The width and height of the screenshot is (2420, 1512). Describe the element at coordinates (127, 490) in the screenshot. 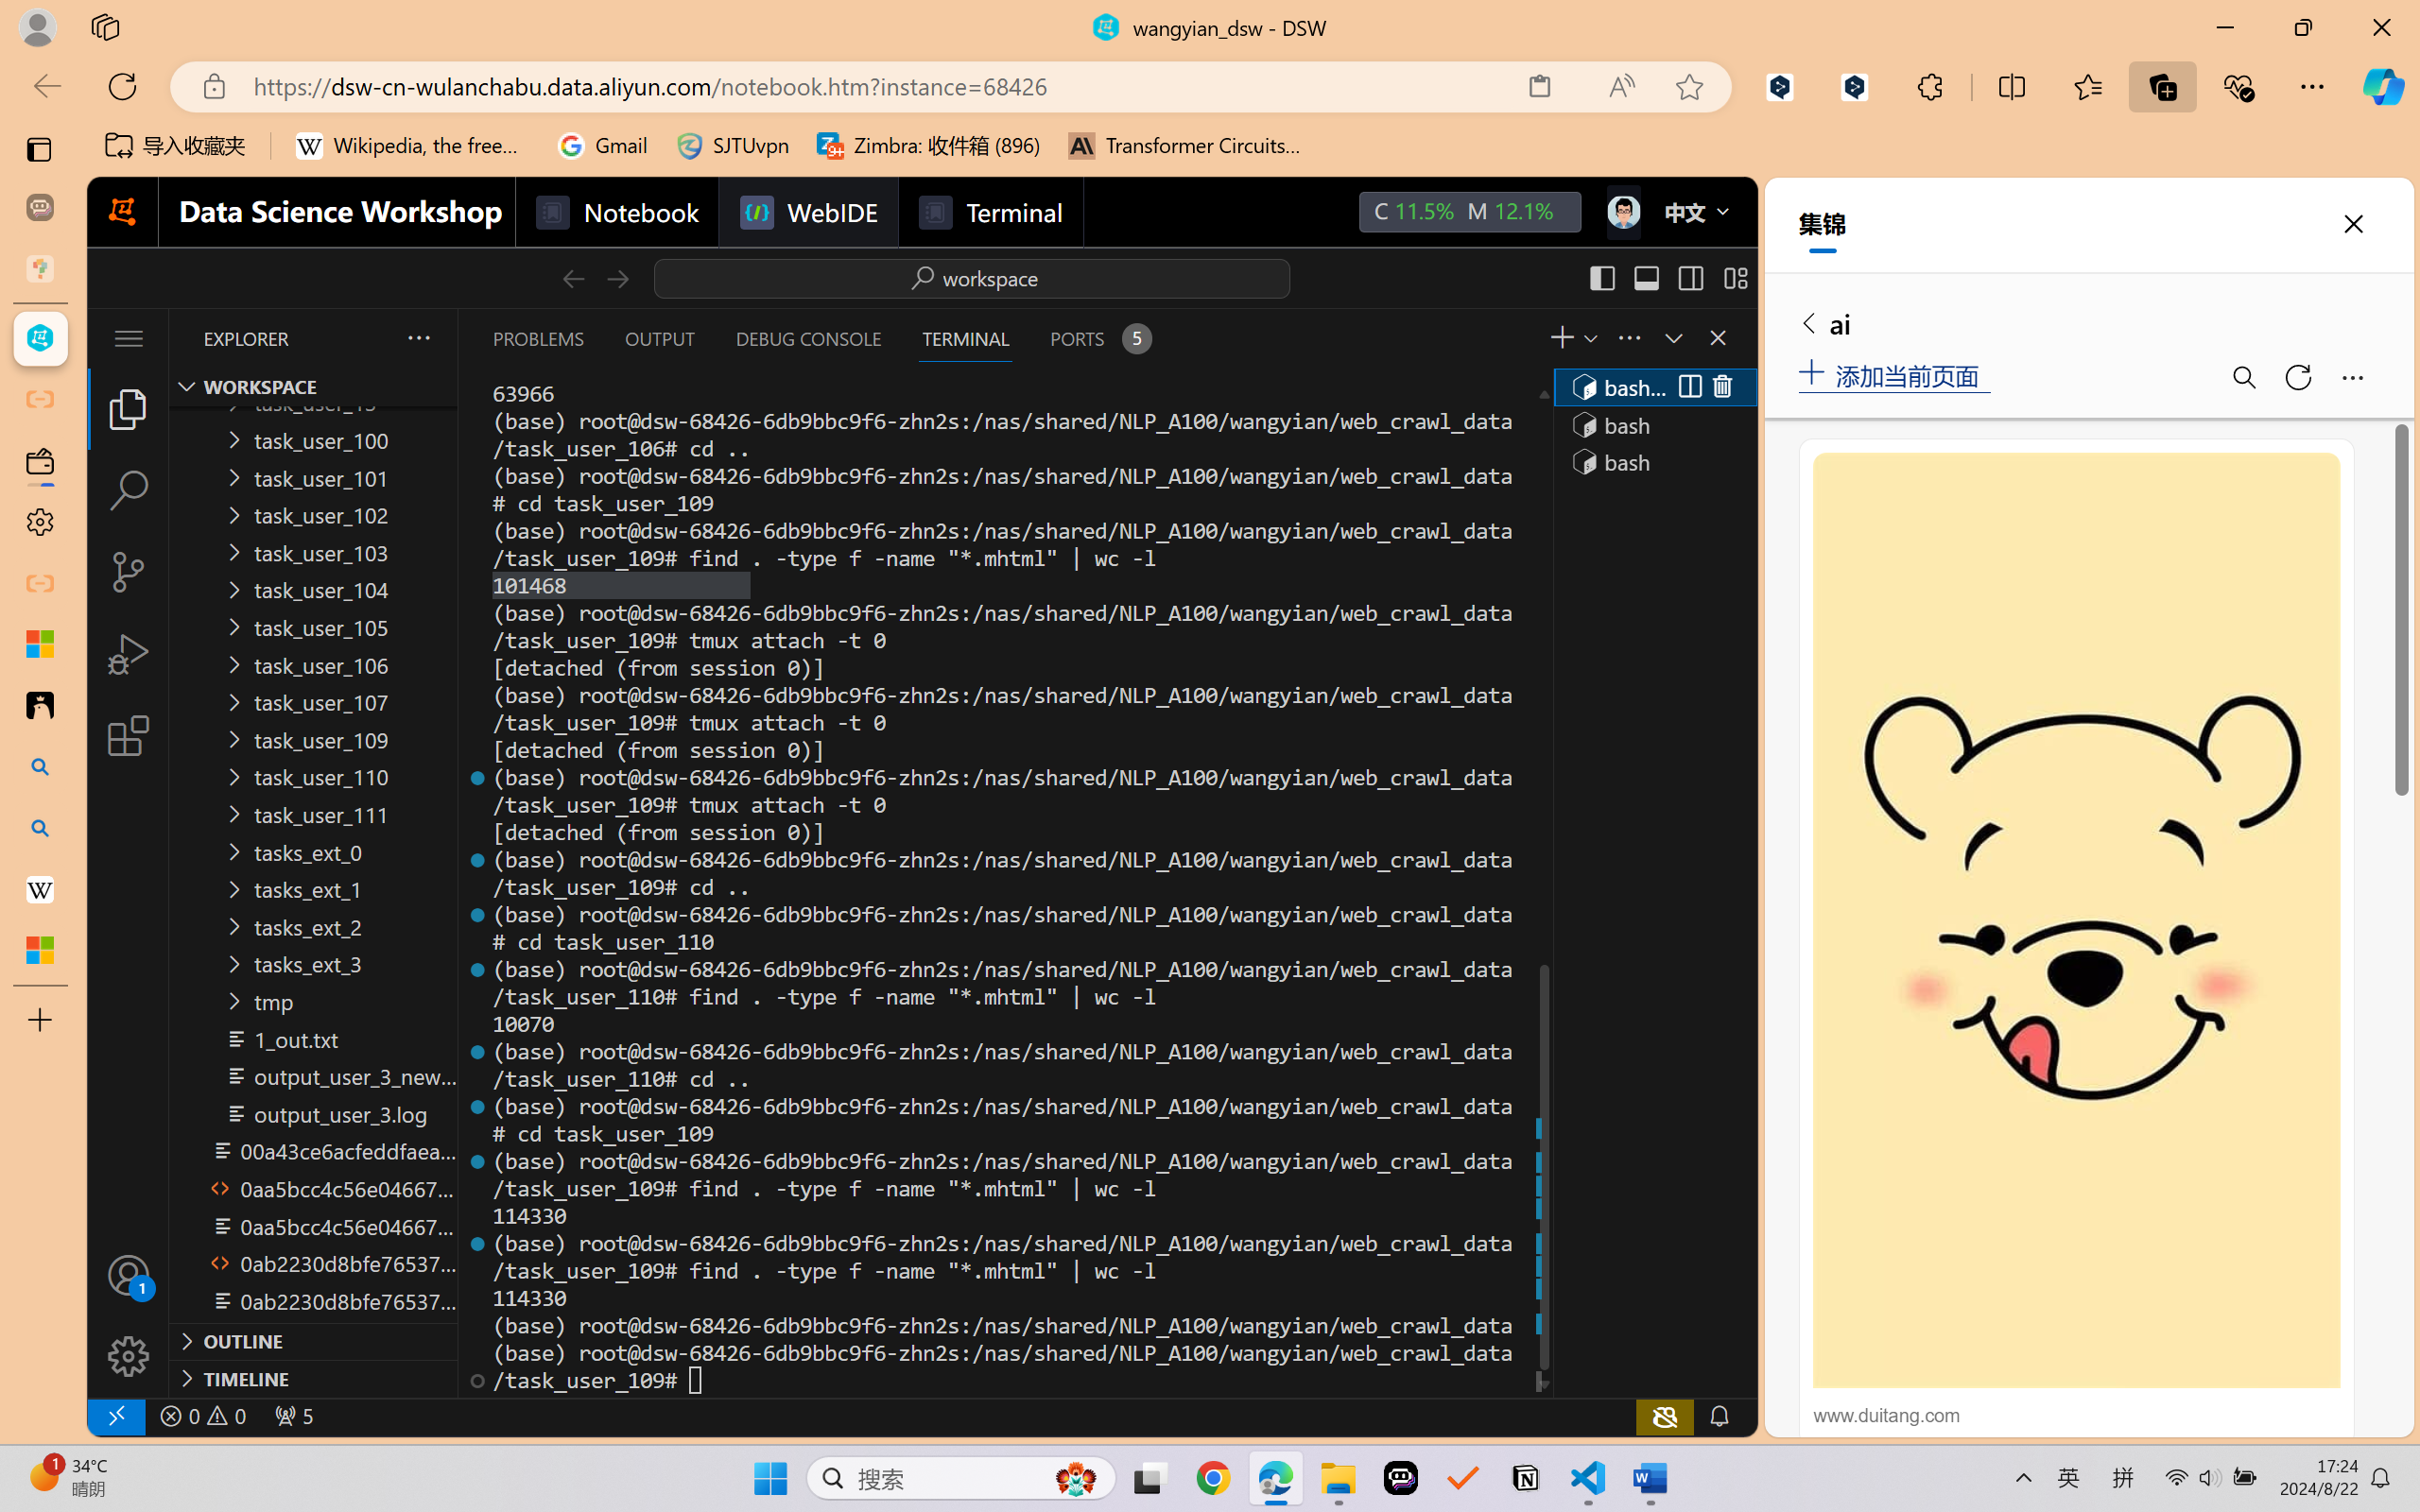

I see `'Search (Ctrl+Shift+F)'` at that location.